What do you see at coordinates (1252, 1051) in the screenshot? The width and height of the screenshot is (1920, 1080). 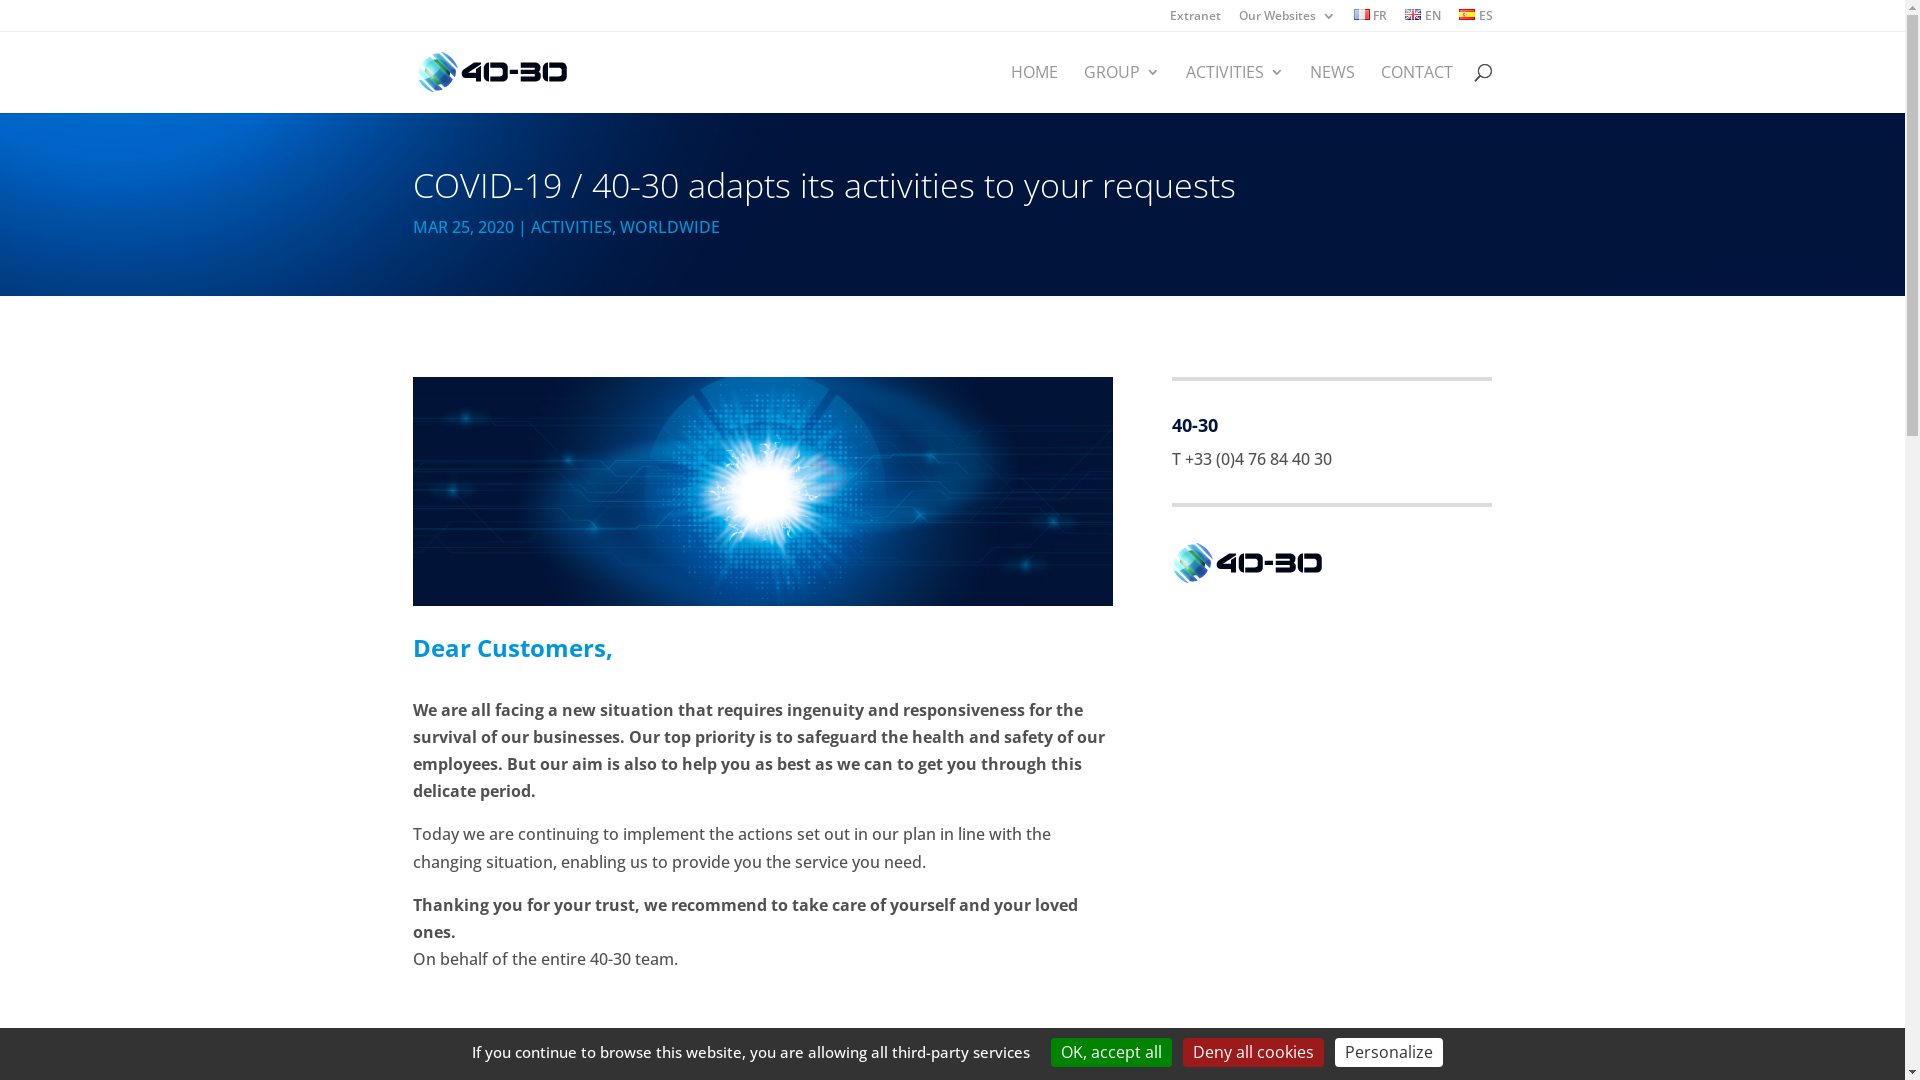 I see `'Deny all cookies'` at bounding box center [1252, 1051].